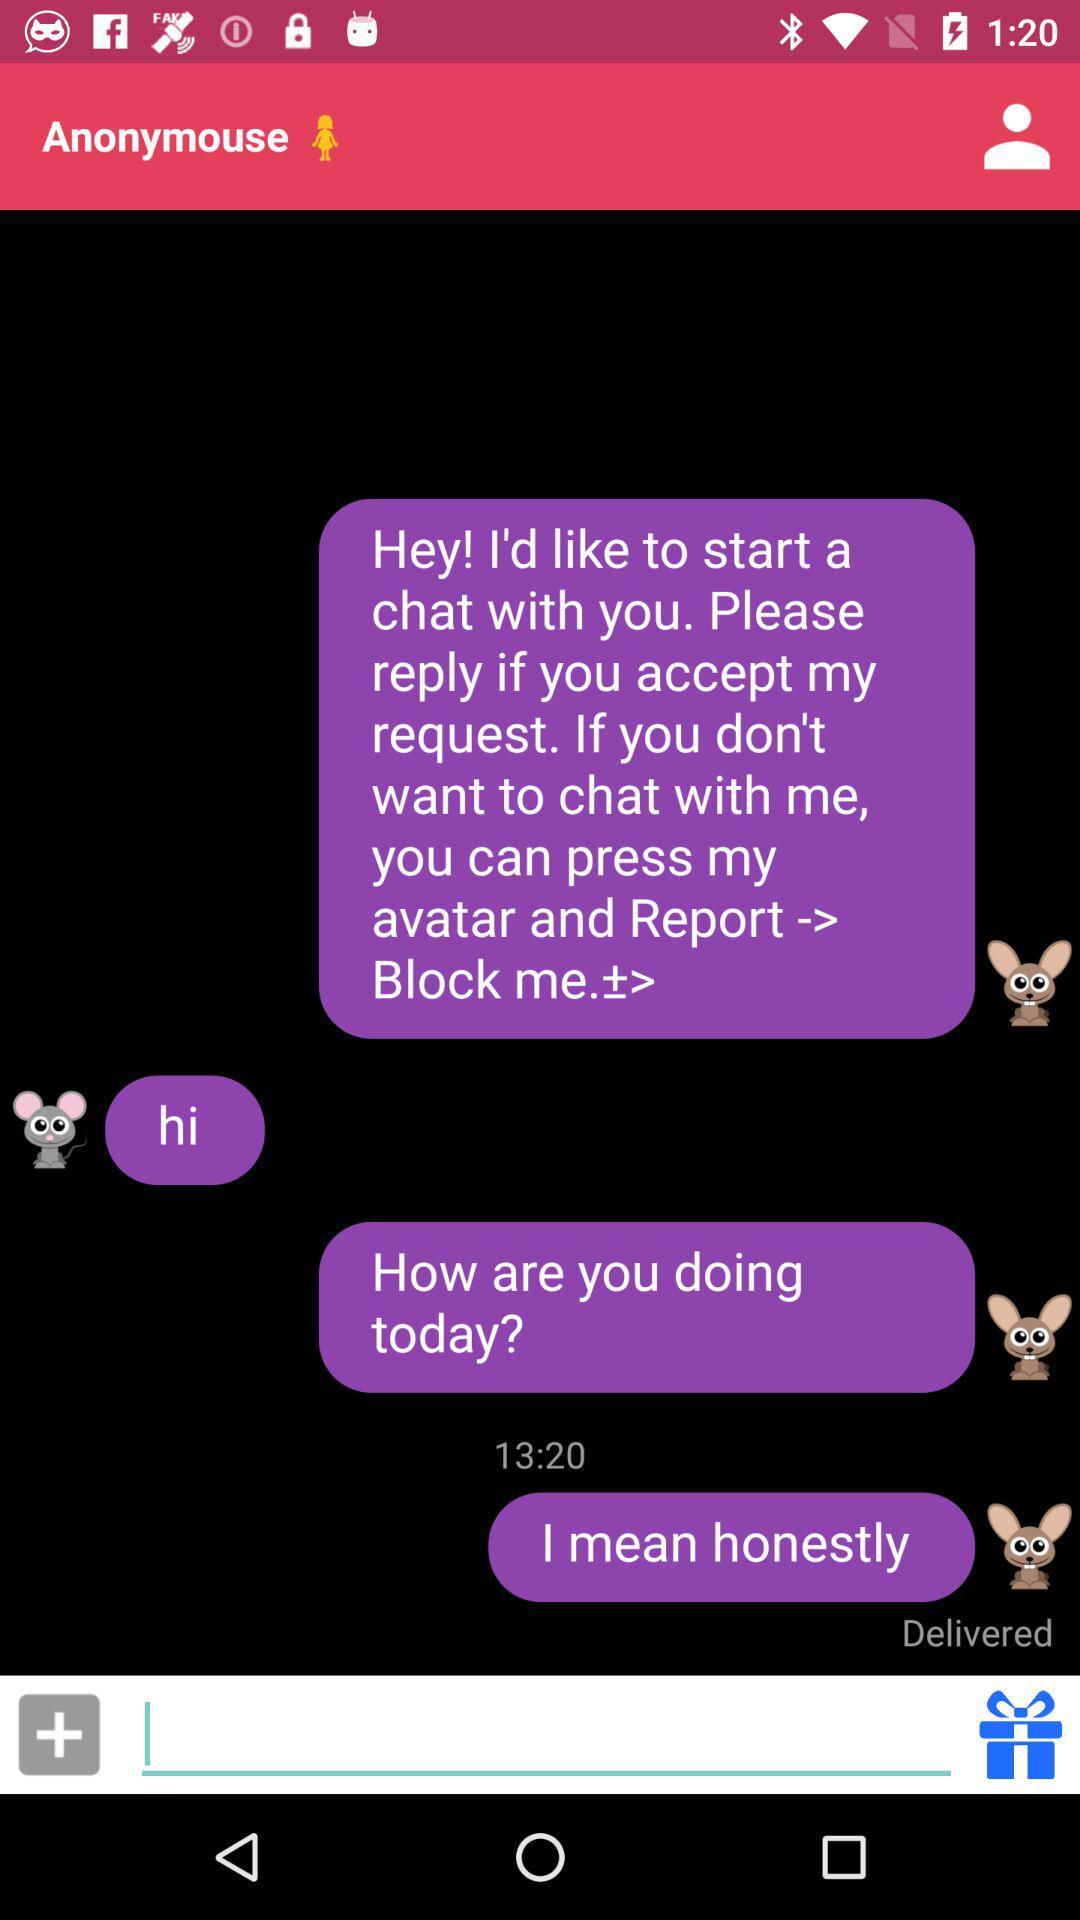  I want to click on the item below 13:20 item, so click(731, 1546).